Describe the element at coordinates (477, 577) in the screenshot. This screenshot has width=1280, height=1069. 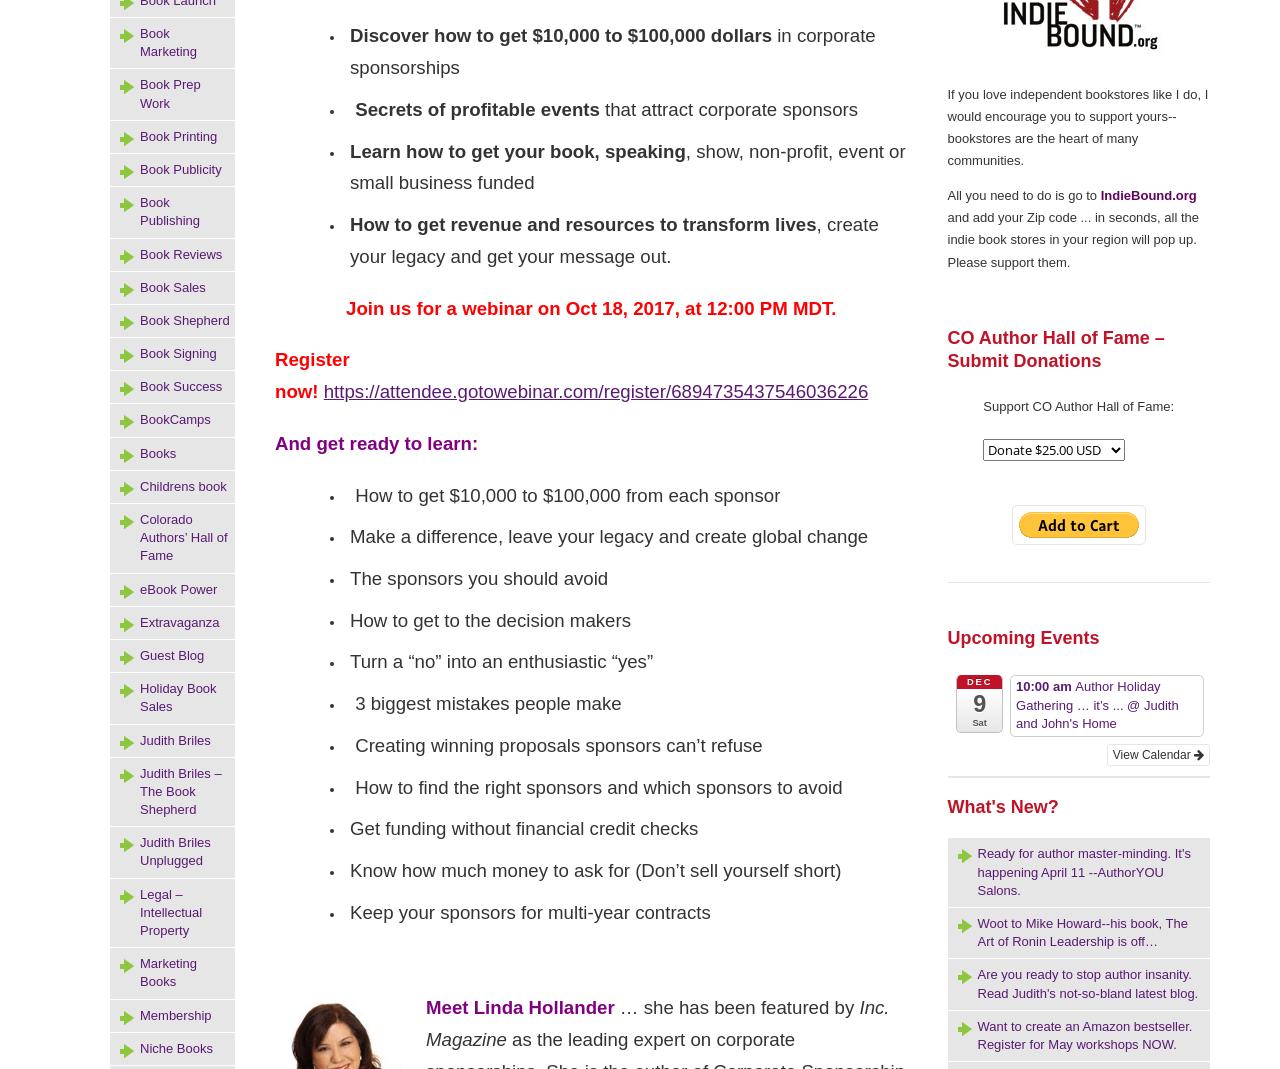
I see `'The sponsors you should avoid'` at that location.